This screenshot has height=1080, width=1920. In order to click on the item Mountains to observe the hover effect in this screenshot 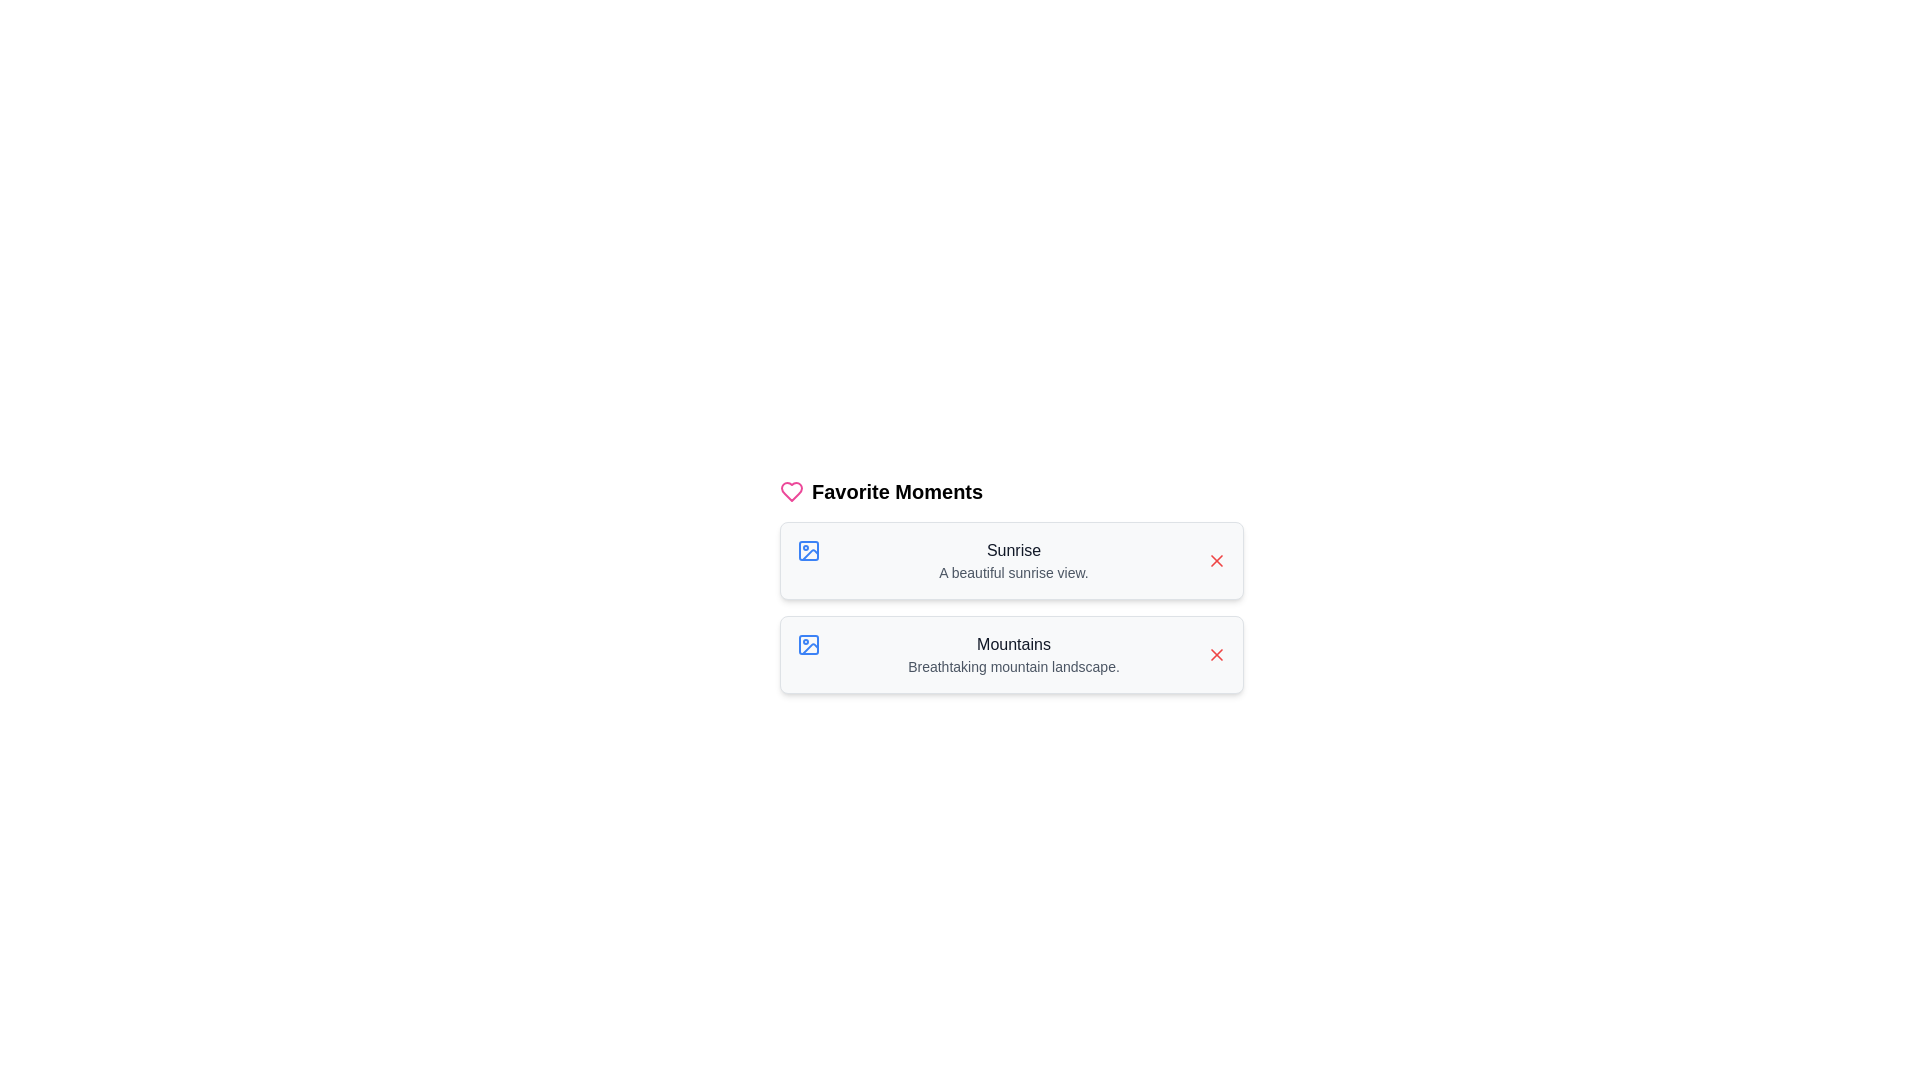, I will do `click(1012, 655)`.